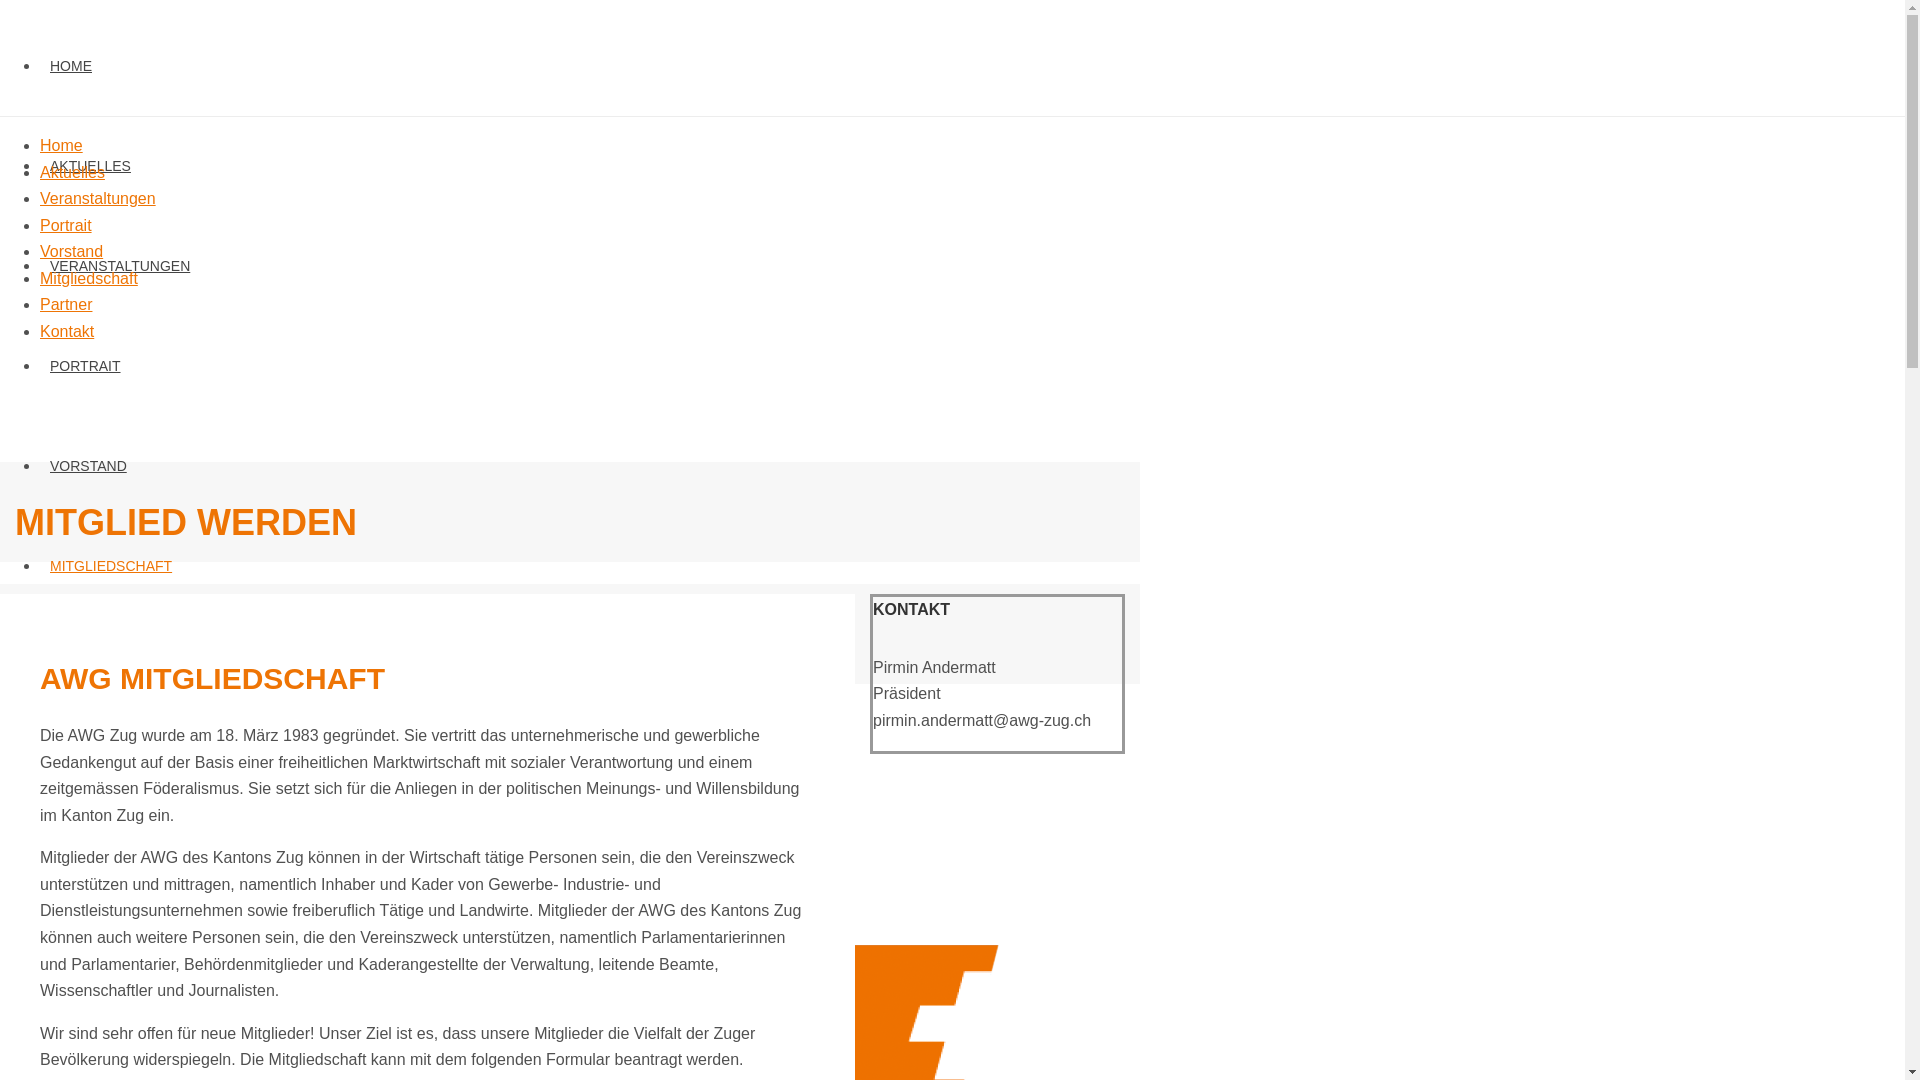 The width and height of the screenshot is (1920, 1080). What do you see at coordinates (81, 765) in the screenshot?
I see `'KONTAKT'` at bounding box center [81, 765].